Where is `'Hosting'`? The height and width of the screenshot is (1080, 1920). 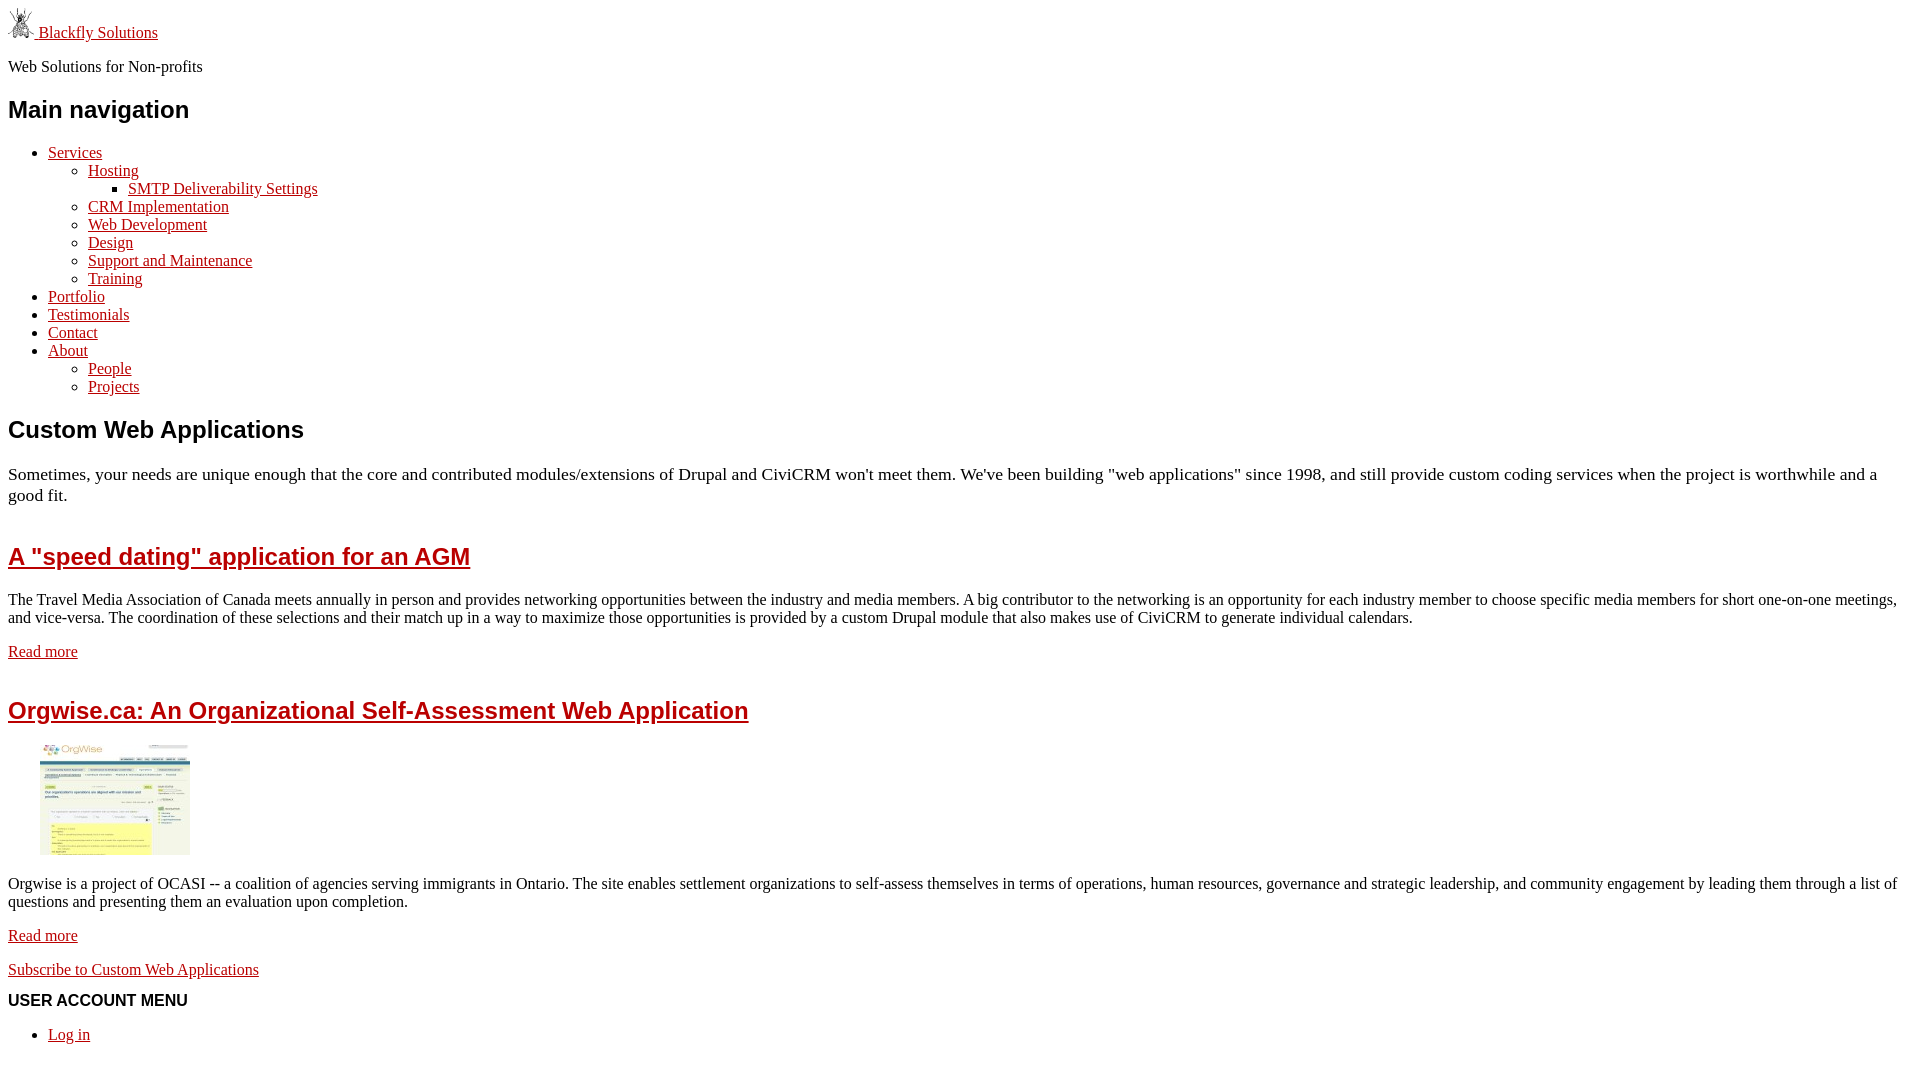 'Hosting' is located at coordinates (112, 169).